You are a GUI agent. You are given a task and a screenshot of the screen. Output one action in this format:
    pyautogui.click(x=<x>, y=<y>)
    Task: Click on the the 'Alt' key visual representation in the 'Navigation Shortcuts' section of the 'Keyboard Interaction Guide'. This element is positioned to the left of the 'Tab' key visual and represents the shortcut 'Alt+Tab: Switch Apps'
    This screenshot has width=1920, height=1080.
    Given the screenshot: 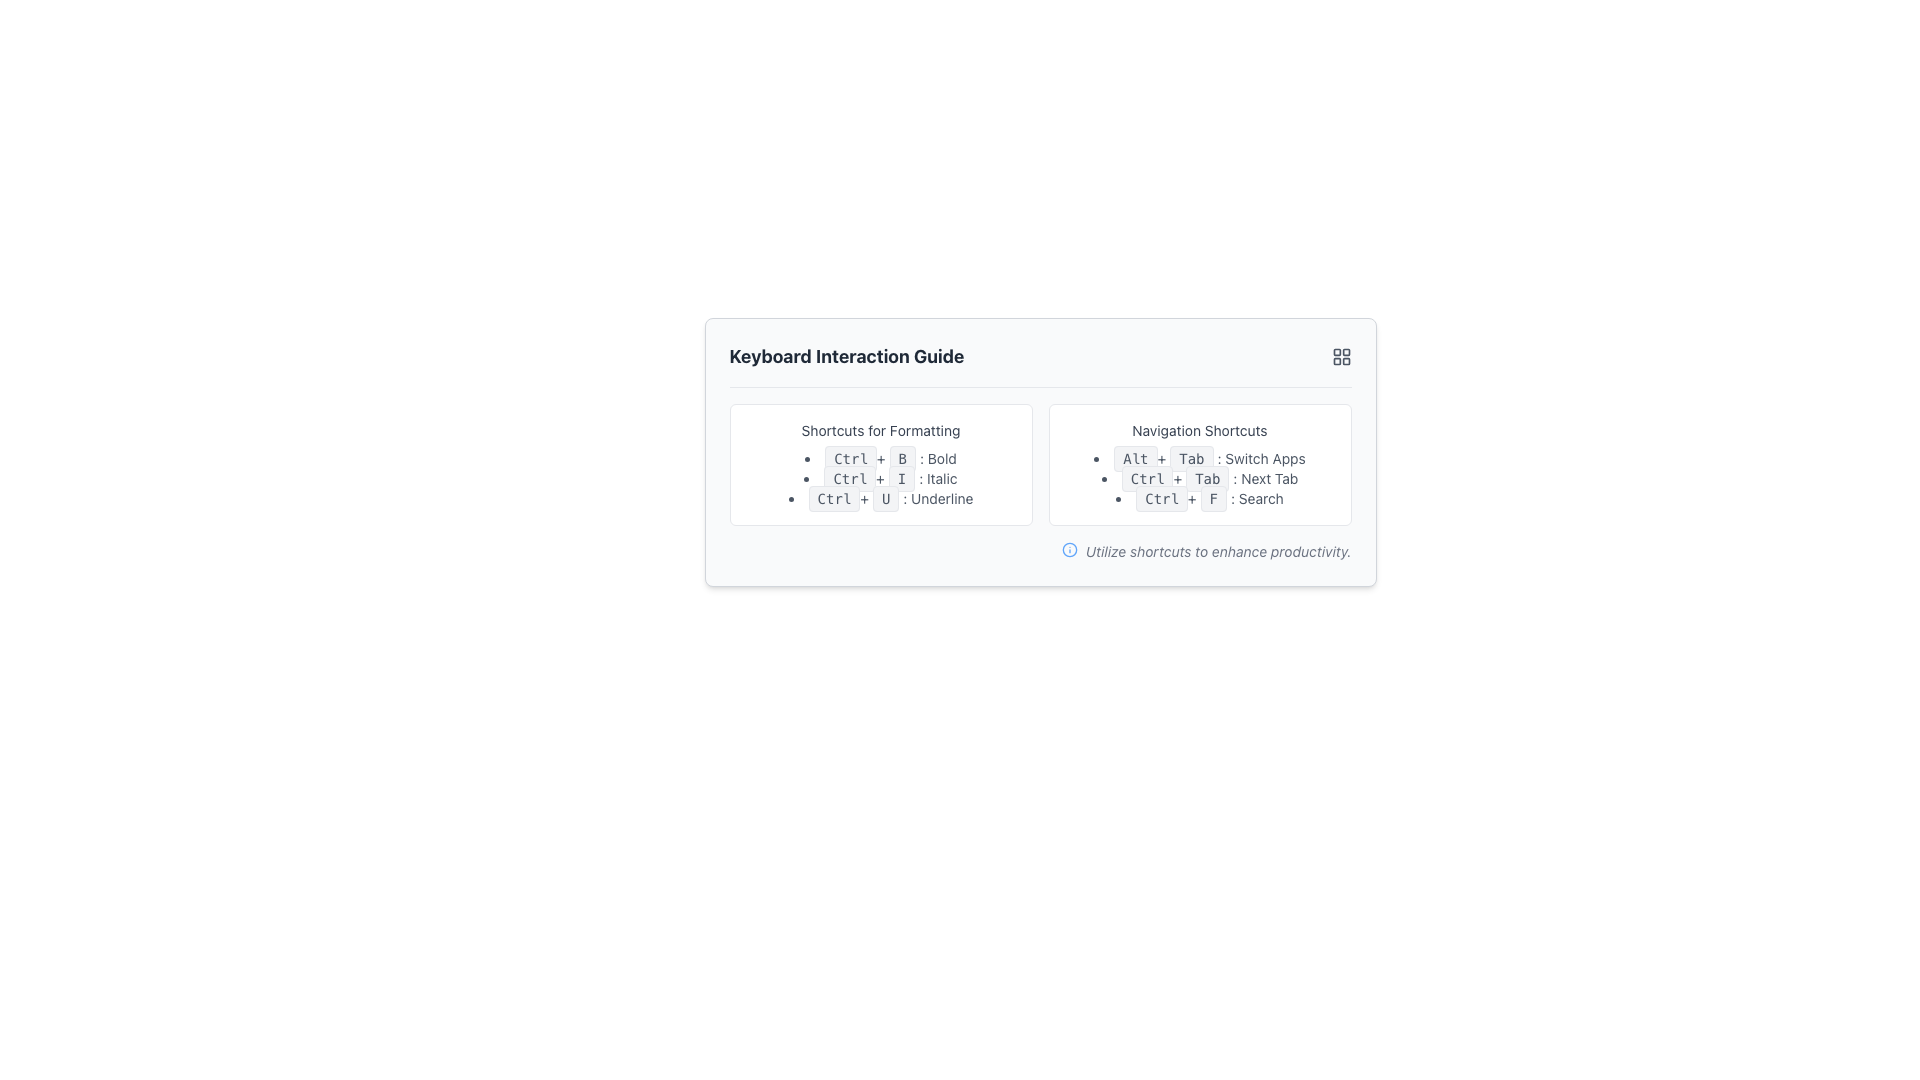 What is the action you would take?
    pyautogui.click(x=1135, y=459)
    